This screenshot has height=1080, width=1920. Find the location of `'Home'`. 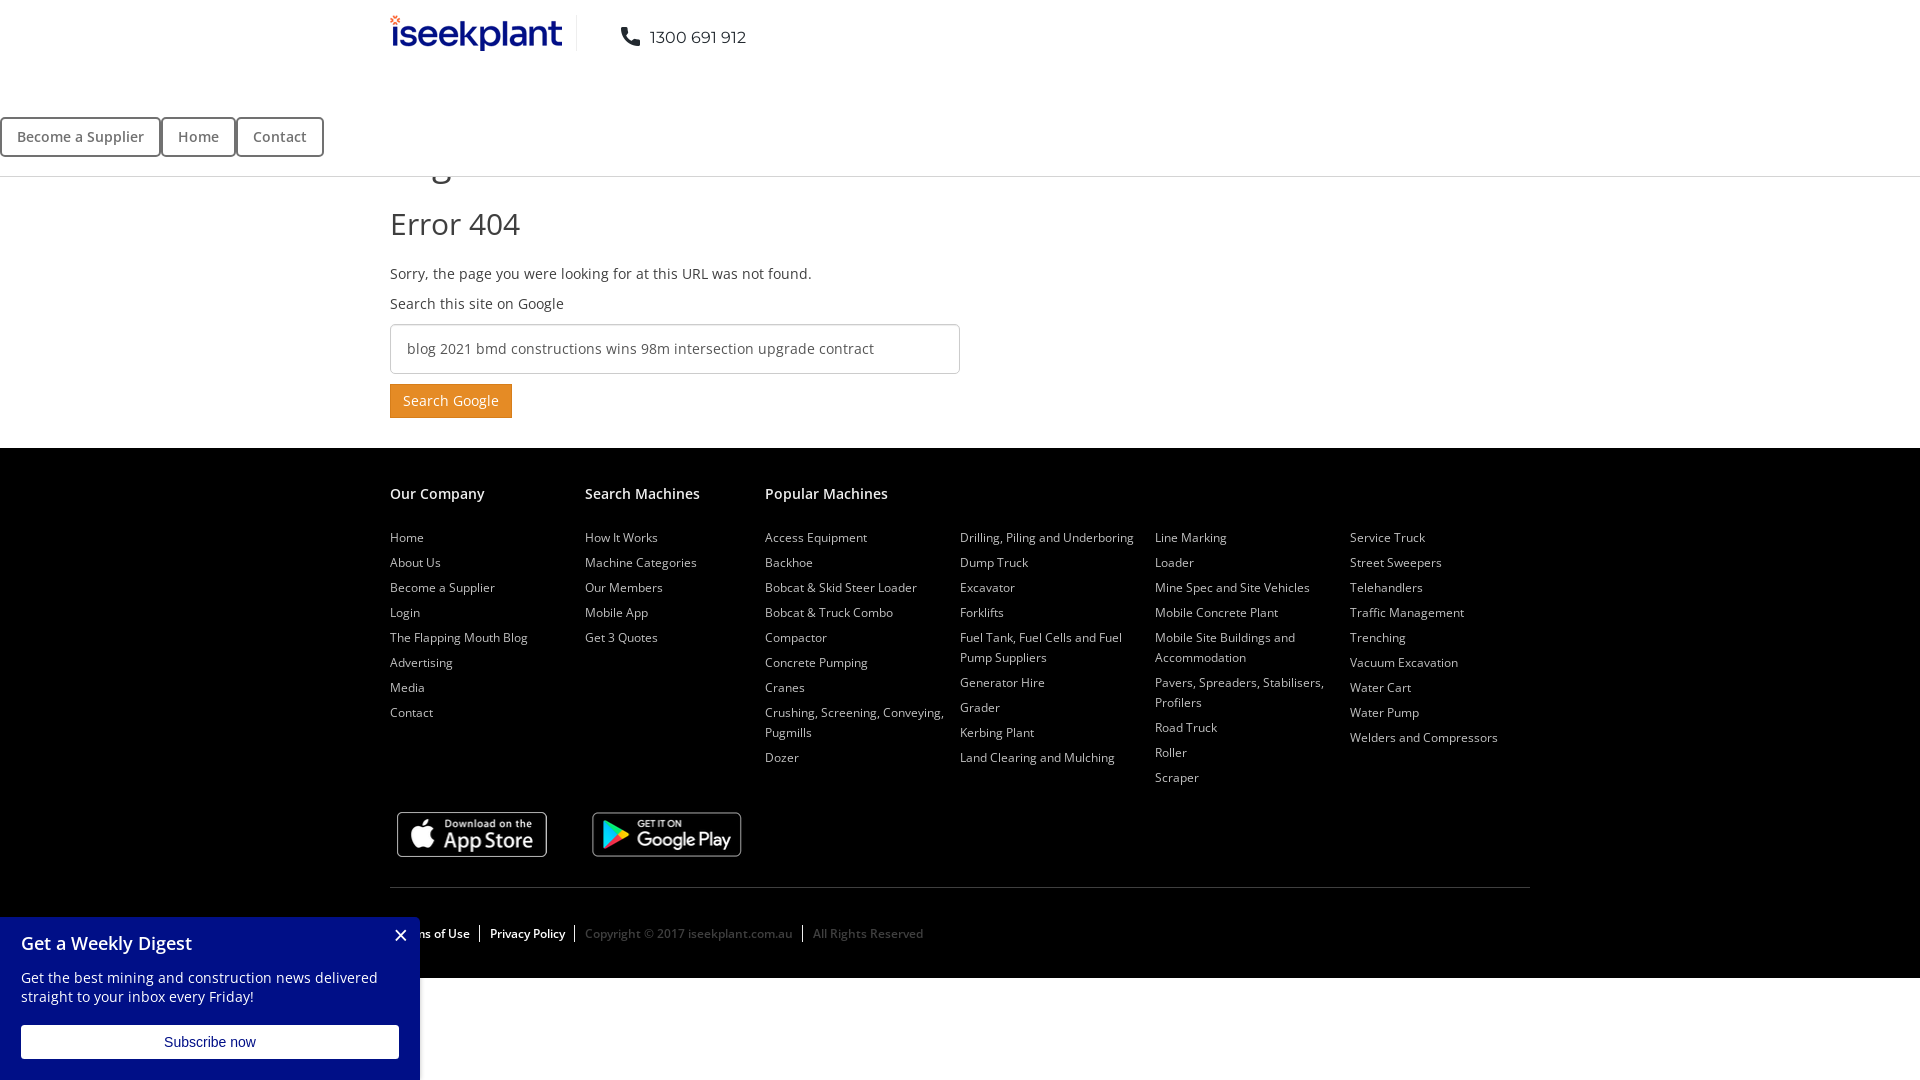

'Home' is located at coordinates (198, 136).